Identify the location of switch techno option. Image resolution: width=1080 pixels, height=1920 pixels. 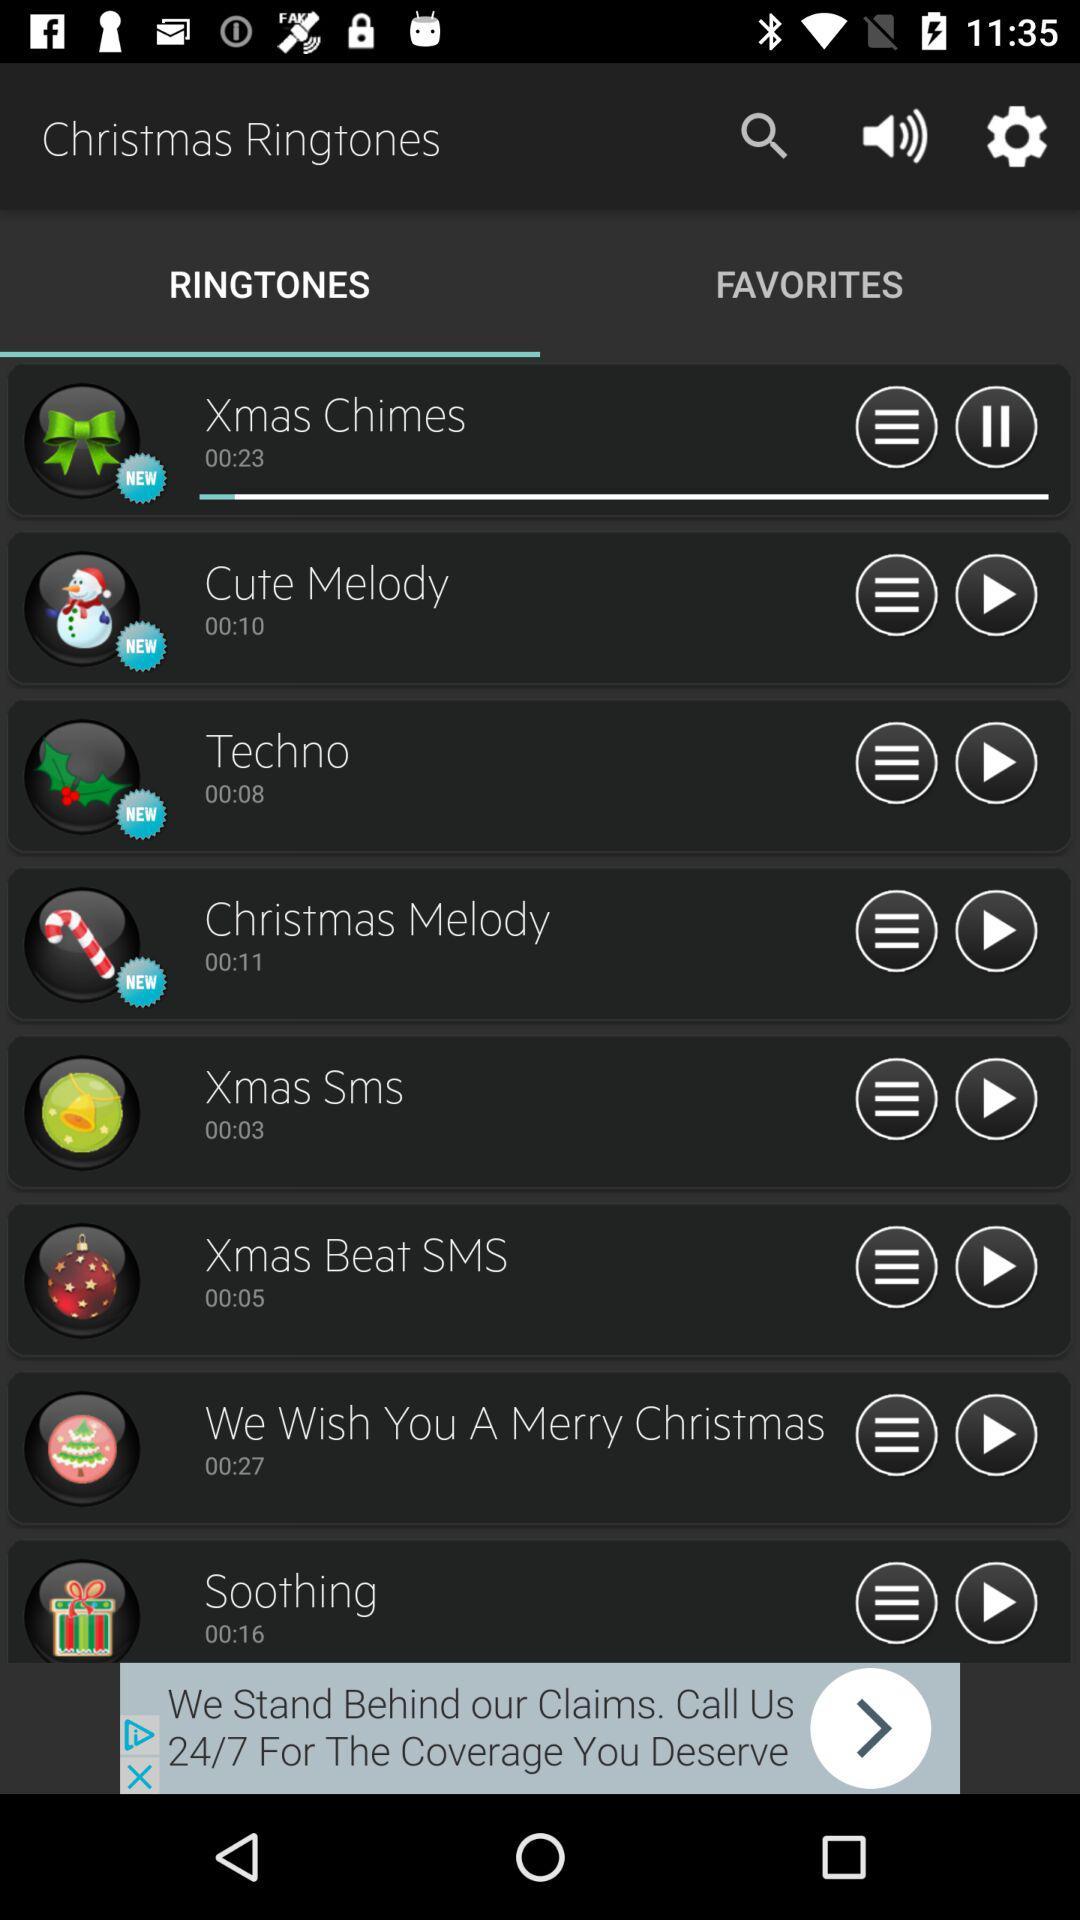
(80, 776).